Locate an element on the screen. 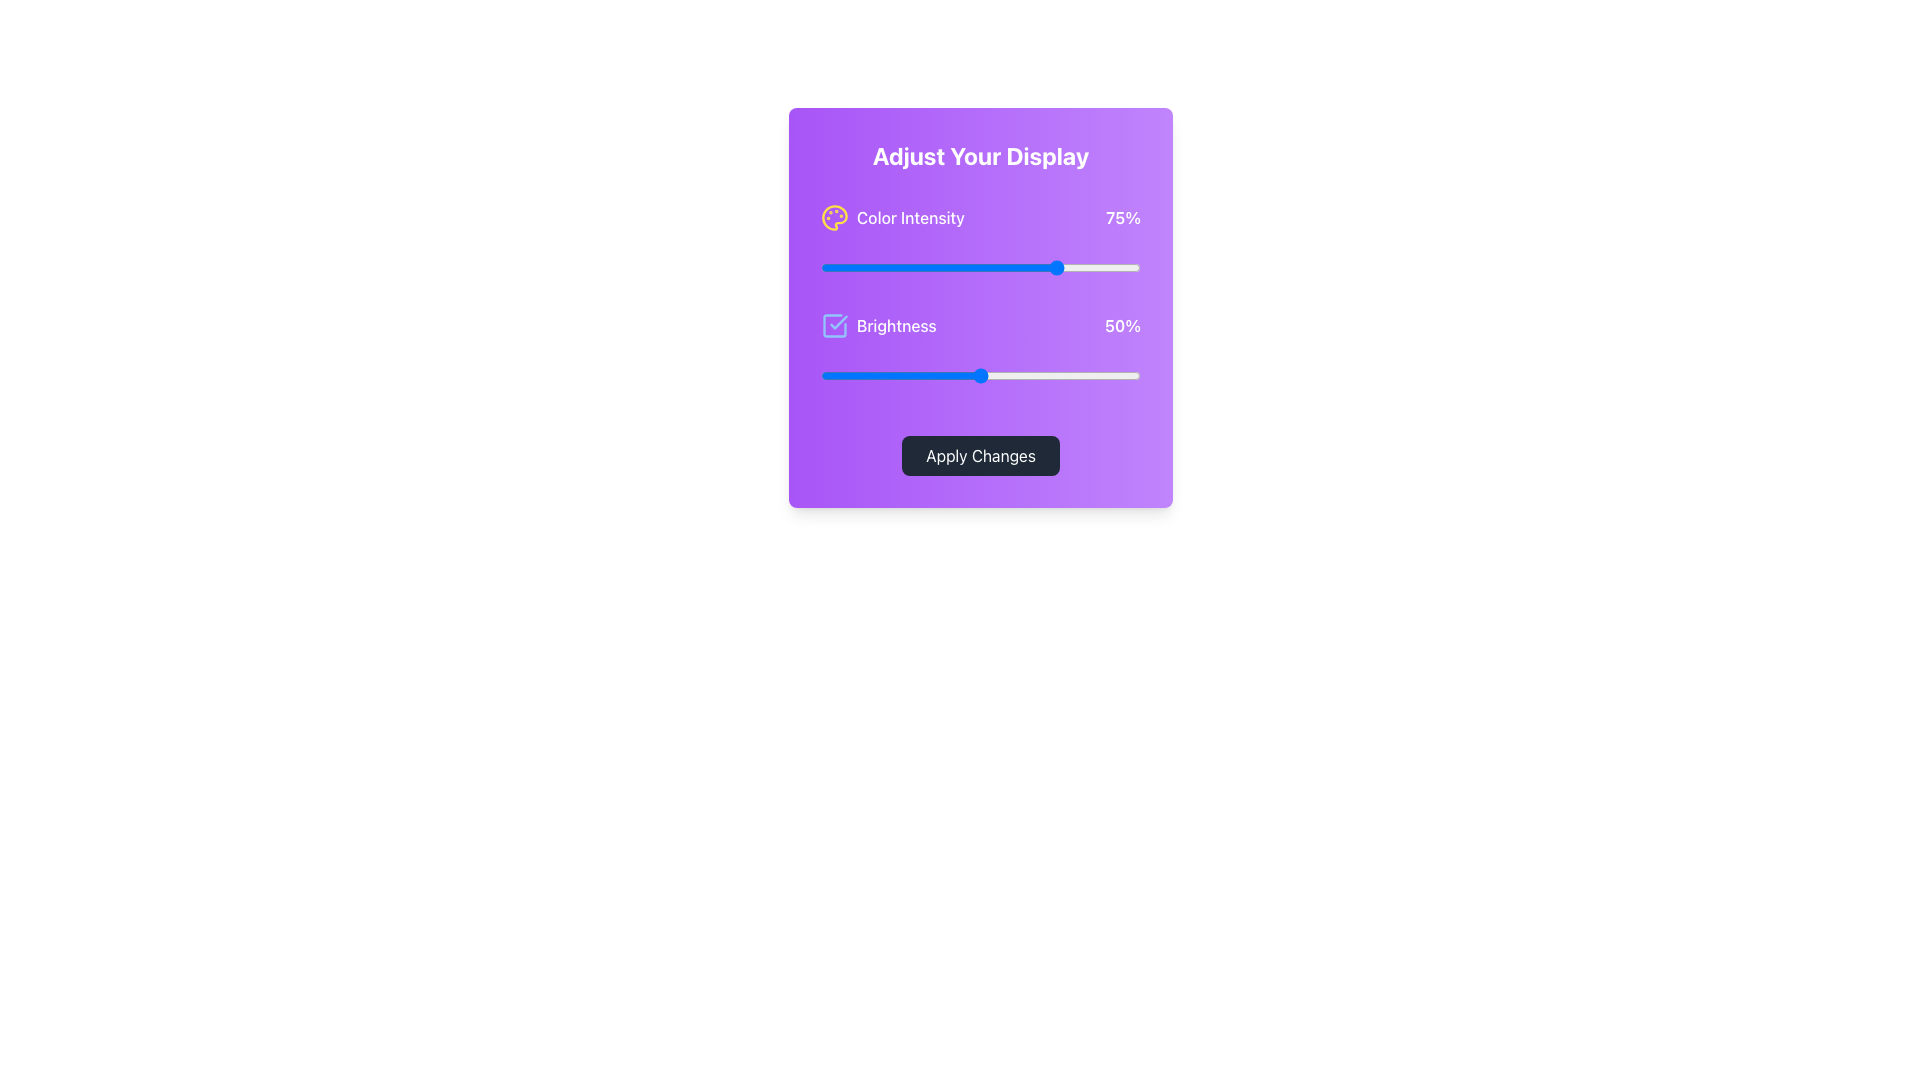  the Brightness slider is located at coordinates (928, 375).